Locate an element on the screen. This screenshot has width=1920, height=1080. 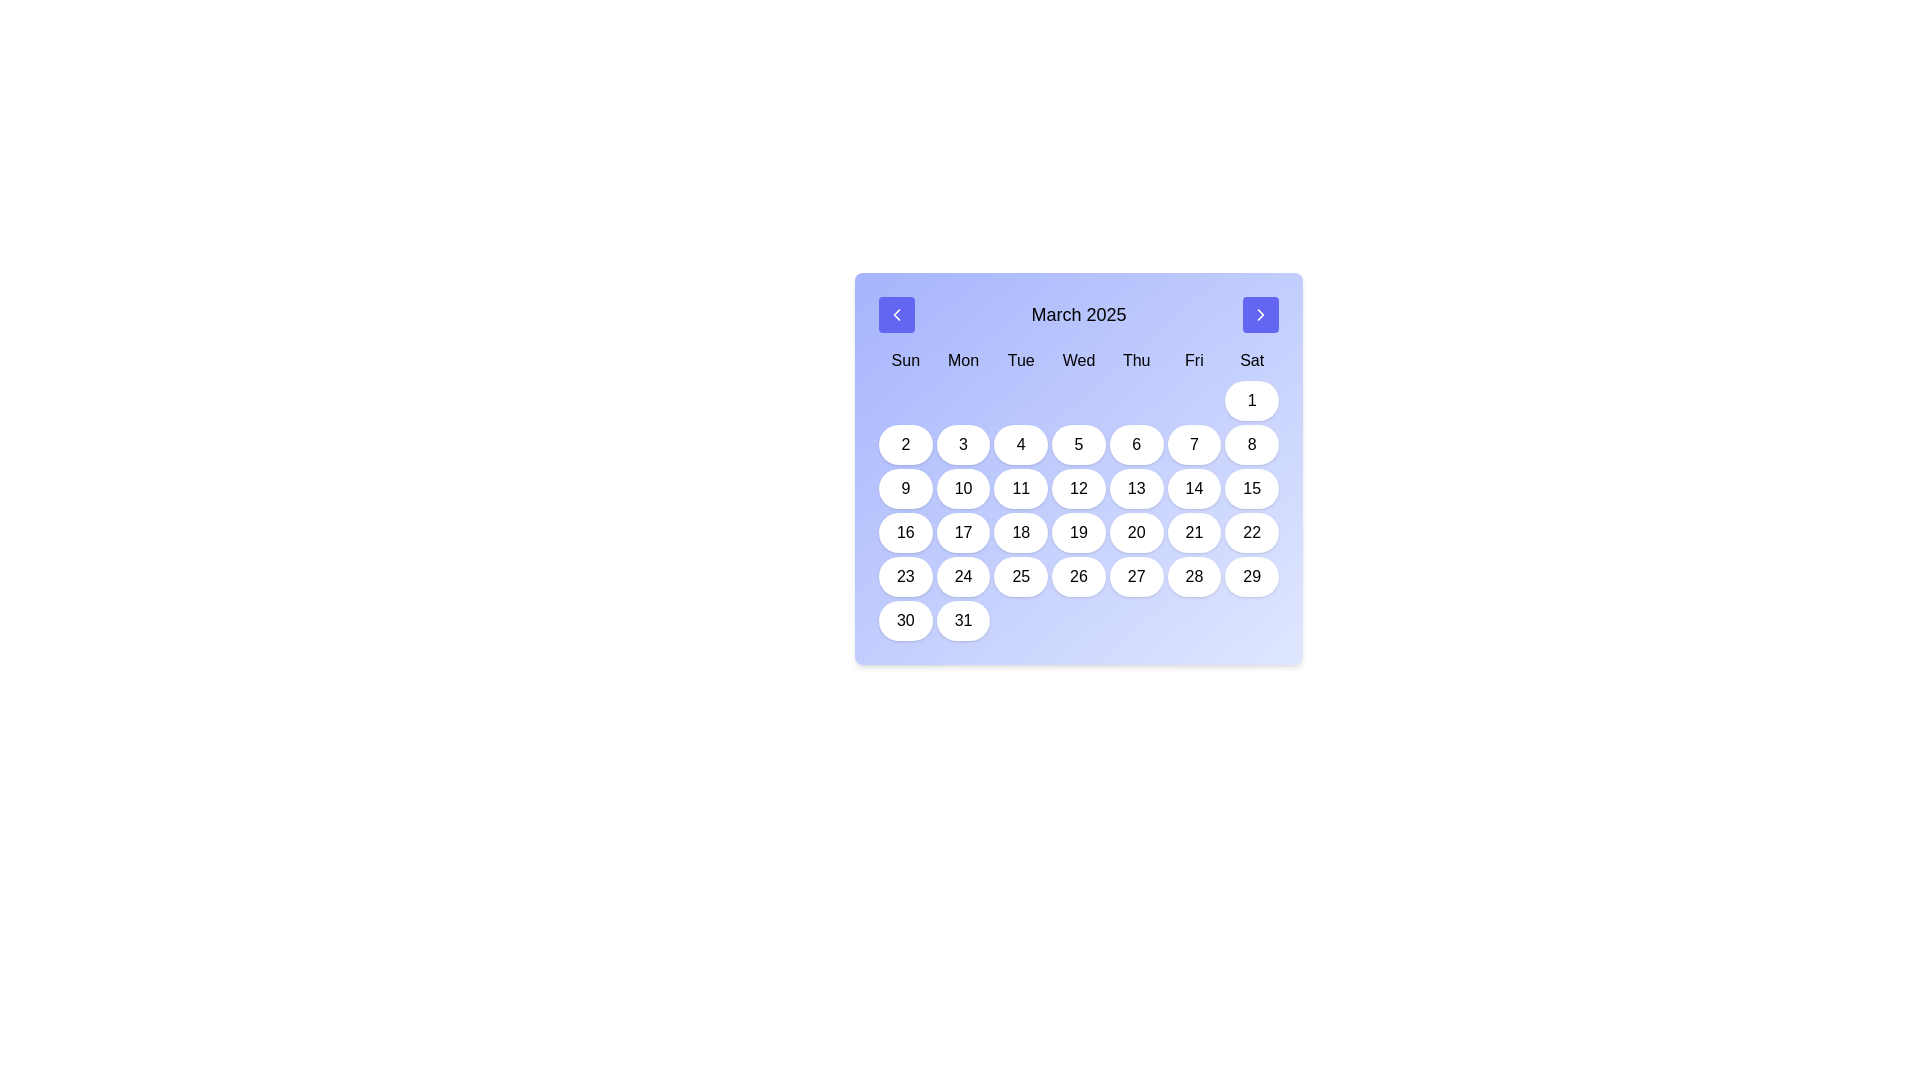
the selectable day button located in the first row and third column of the calendar view is located at coordinates (963, 443).